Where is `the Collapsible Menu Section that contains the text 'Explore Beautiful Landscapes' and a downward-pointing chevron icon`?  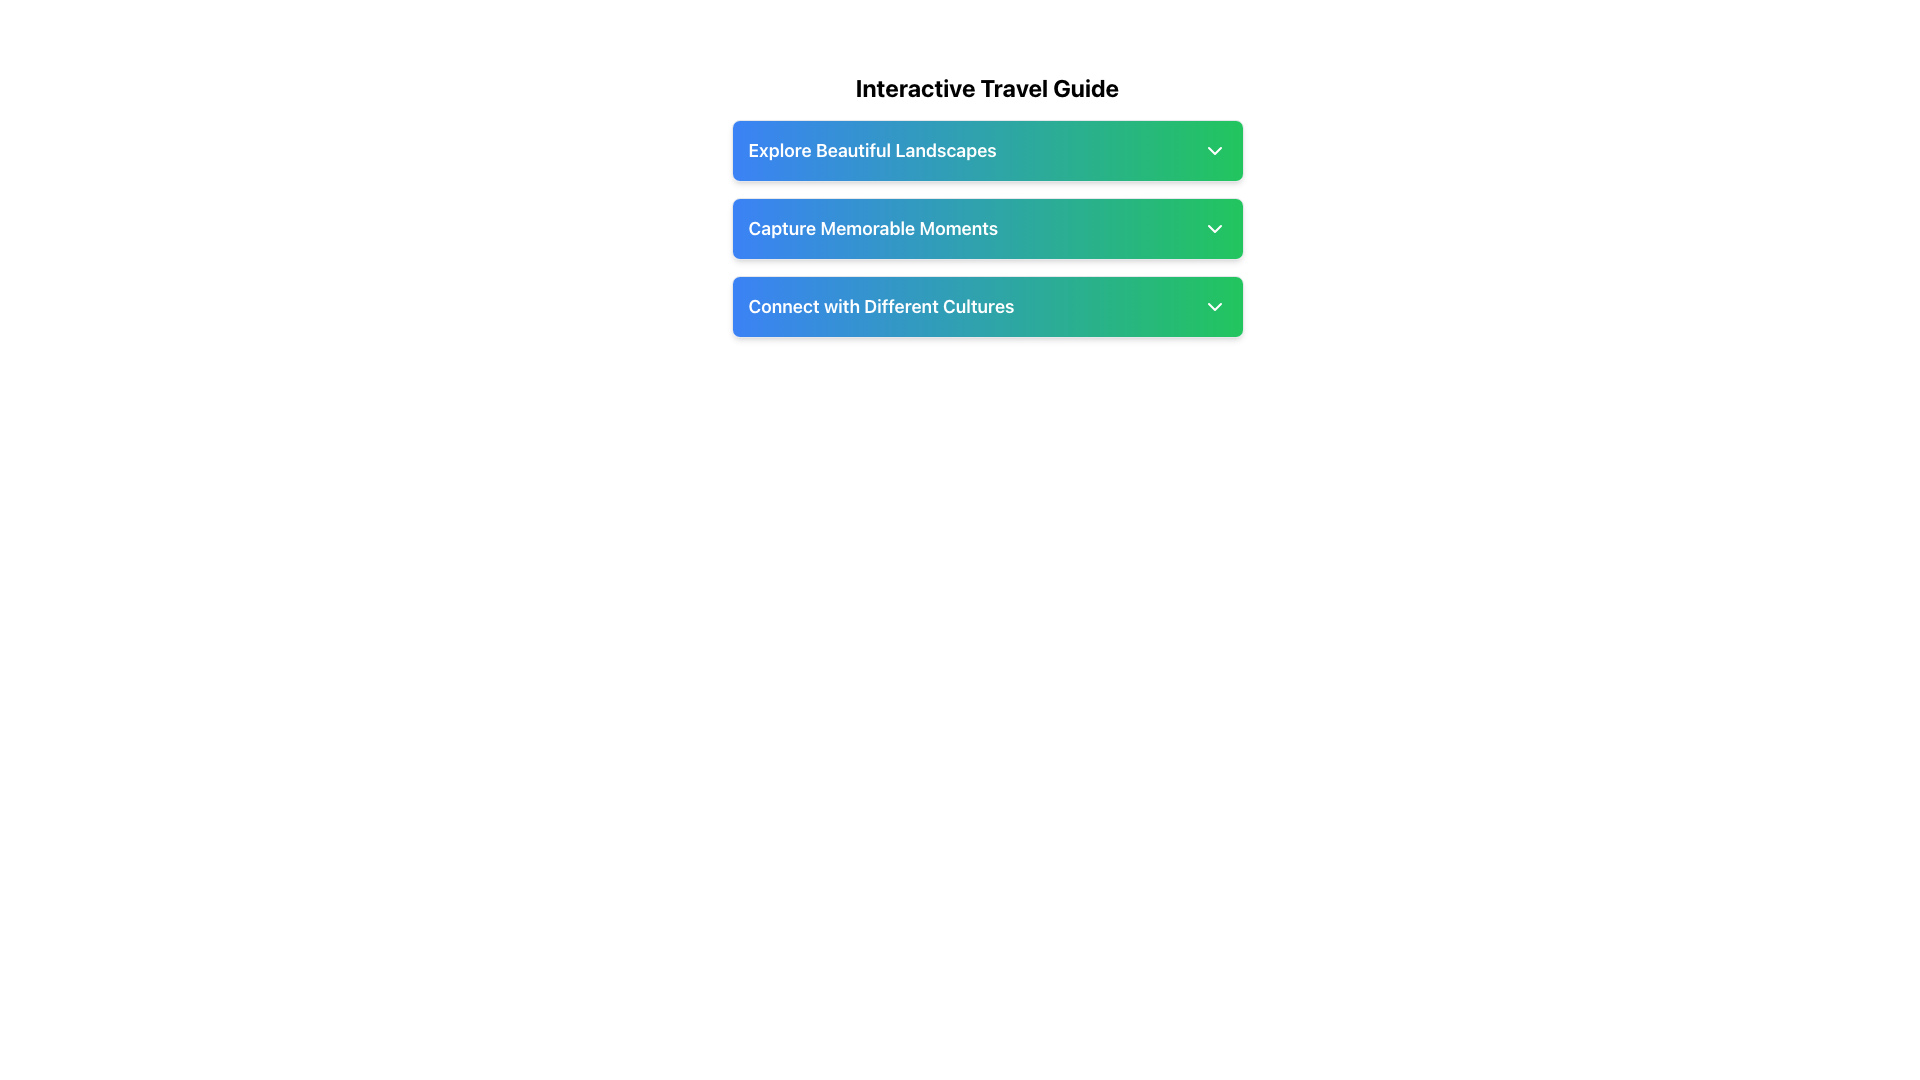 the Collapsible Menu Section that contains the text 'Explore Beautiful Landscapes' and a downward-pointing chevron icon is located at coordinates (987, 149).